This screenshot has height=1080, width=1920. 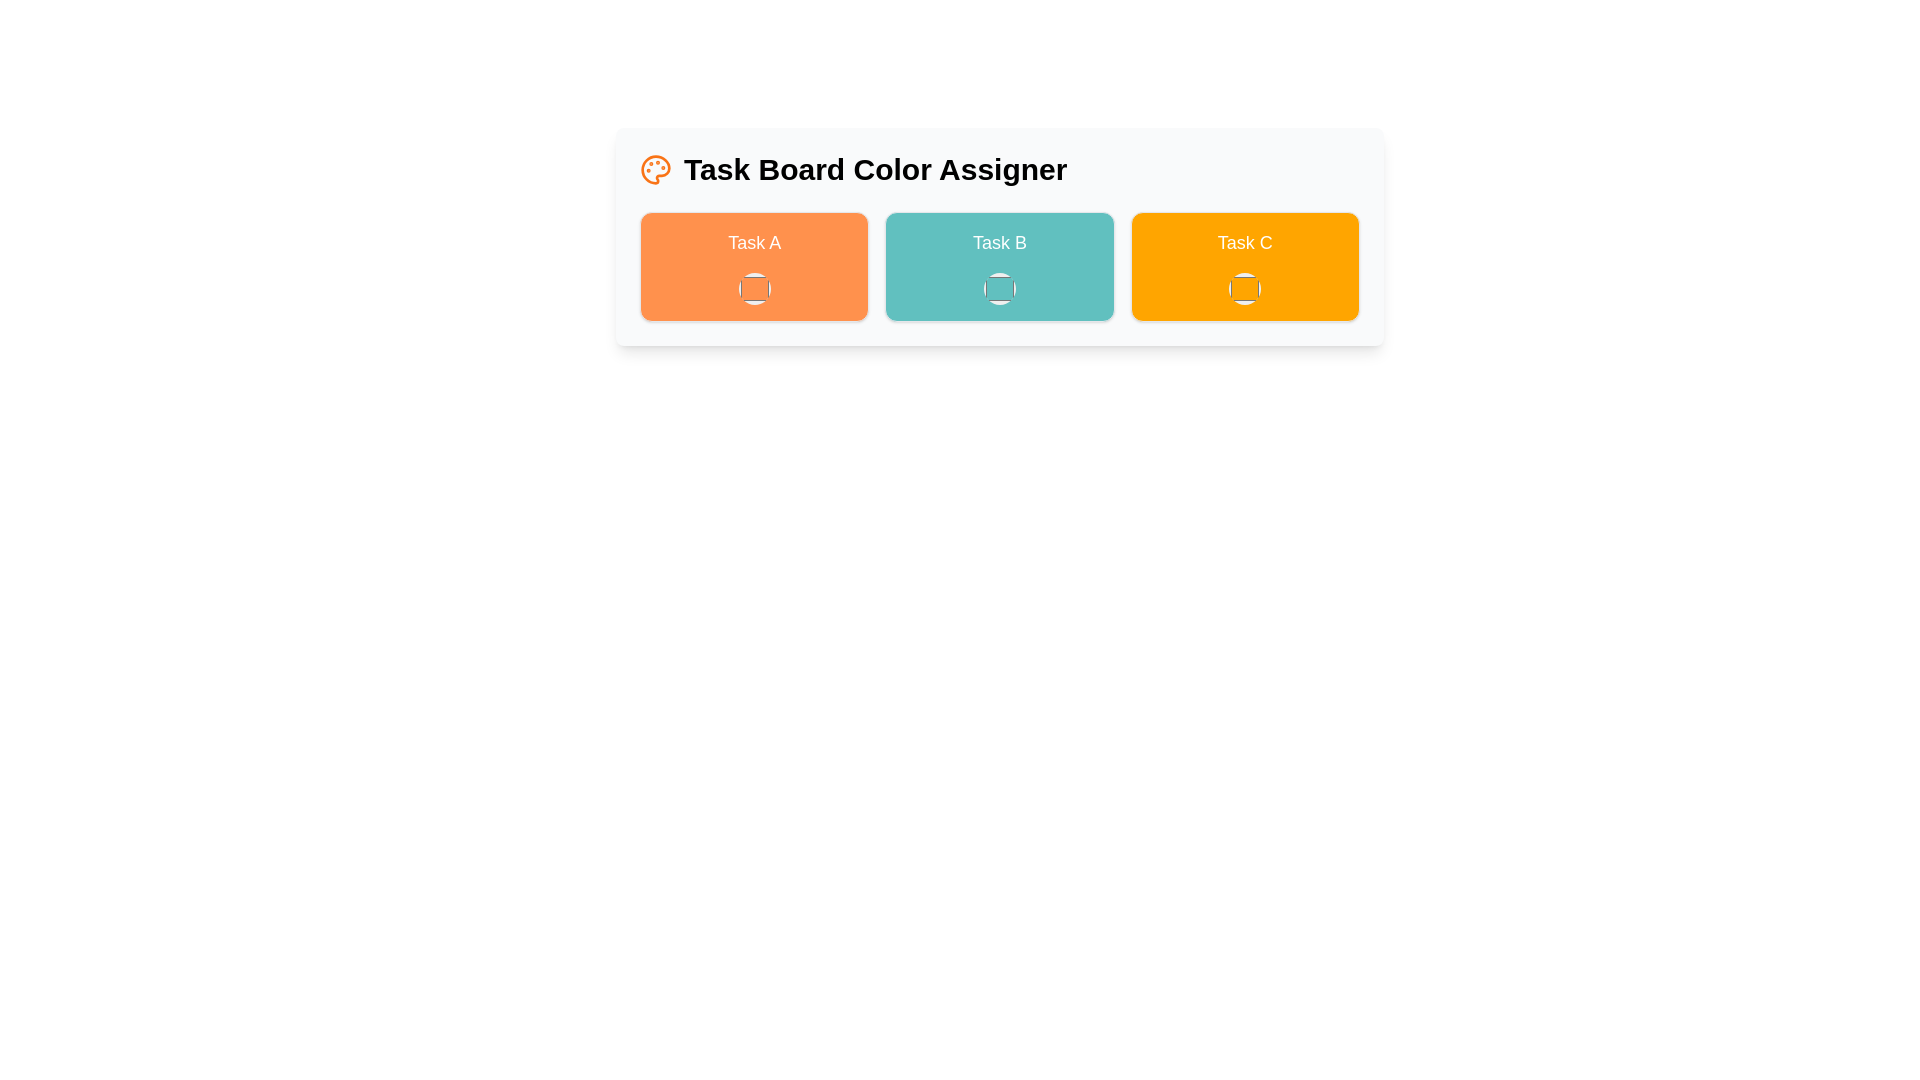 What do you see at coordinates (999, 289) in the screenshot?
I see `the color picker element located in the lower central part of the 'Task B' card` at bounding box center [999, 289].